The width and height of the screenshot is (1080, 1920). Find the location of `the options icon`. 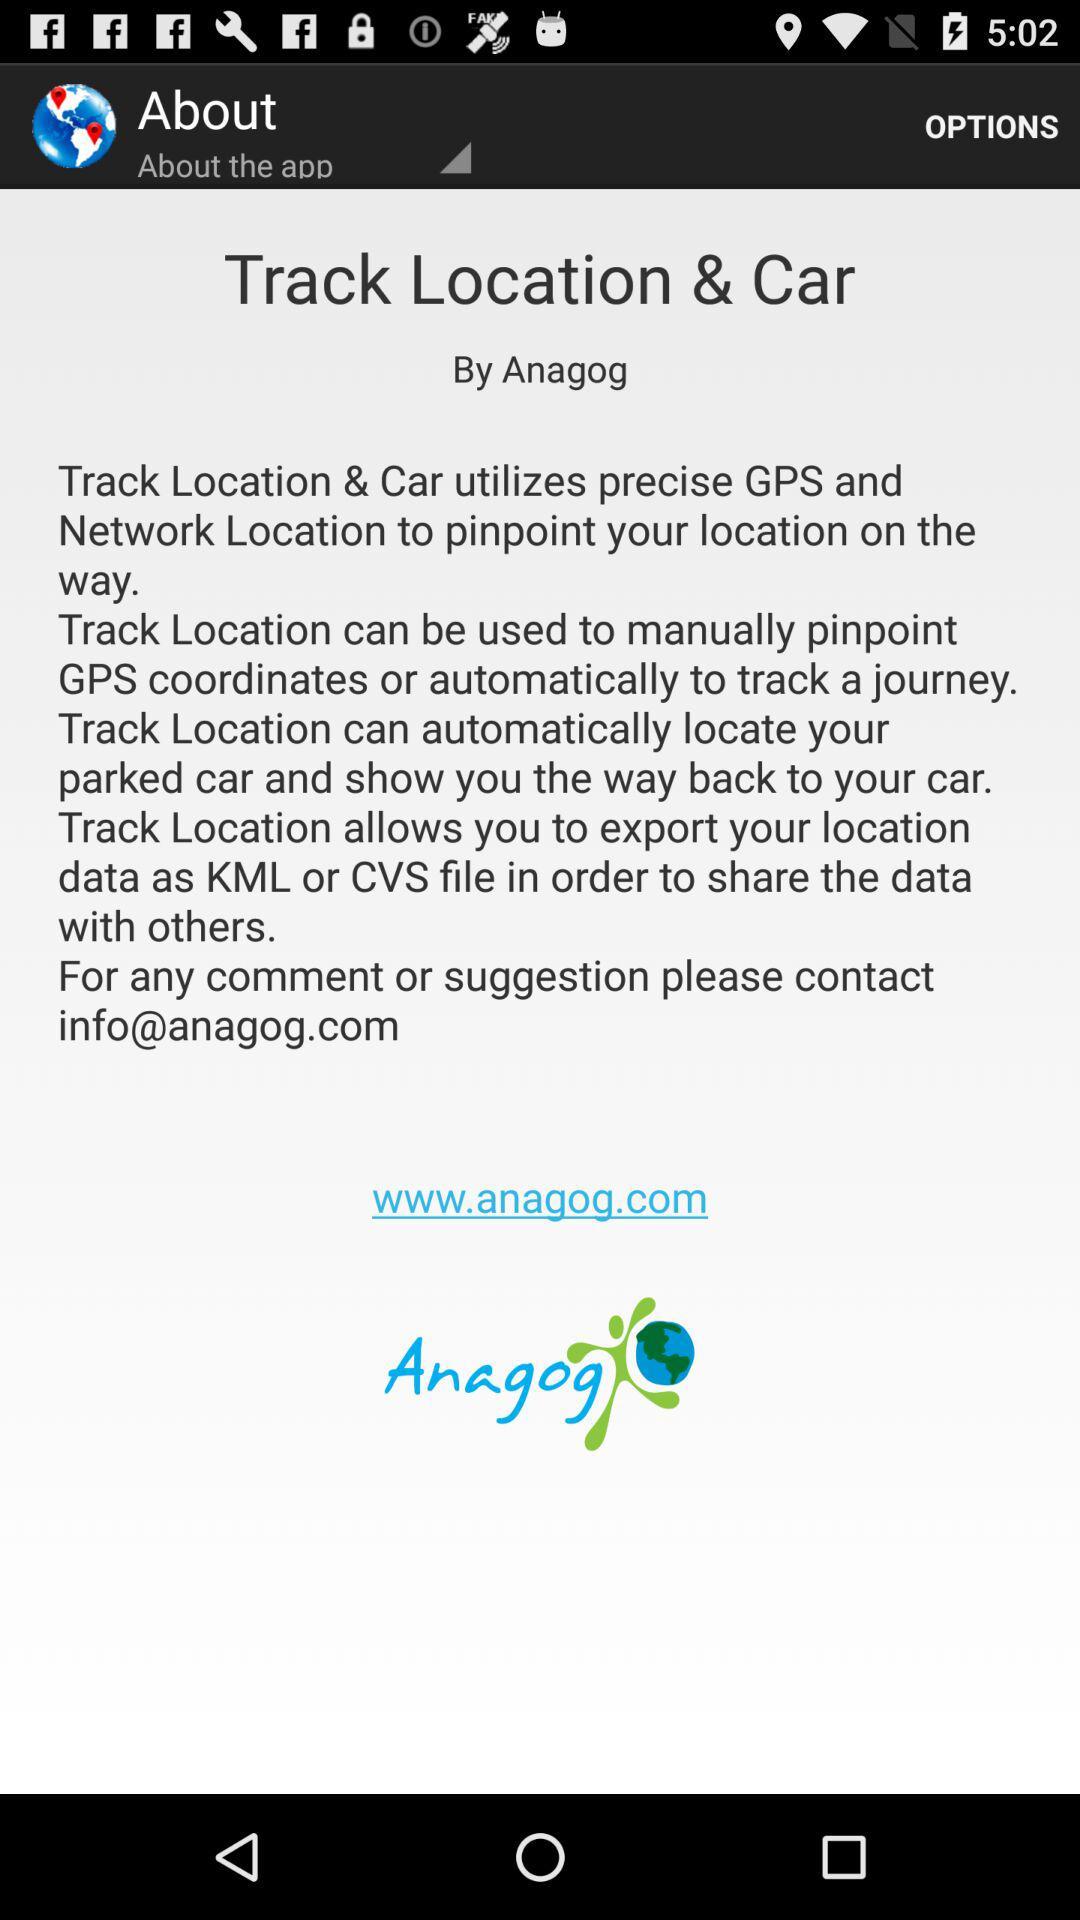

the options icon is located at coordinates (991, 124).